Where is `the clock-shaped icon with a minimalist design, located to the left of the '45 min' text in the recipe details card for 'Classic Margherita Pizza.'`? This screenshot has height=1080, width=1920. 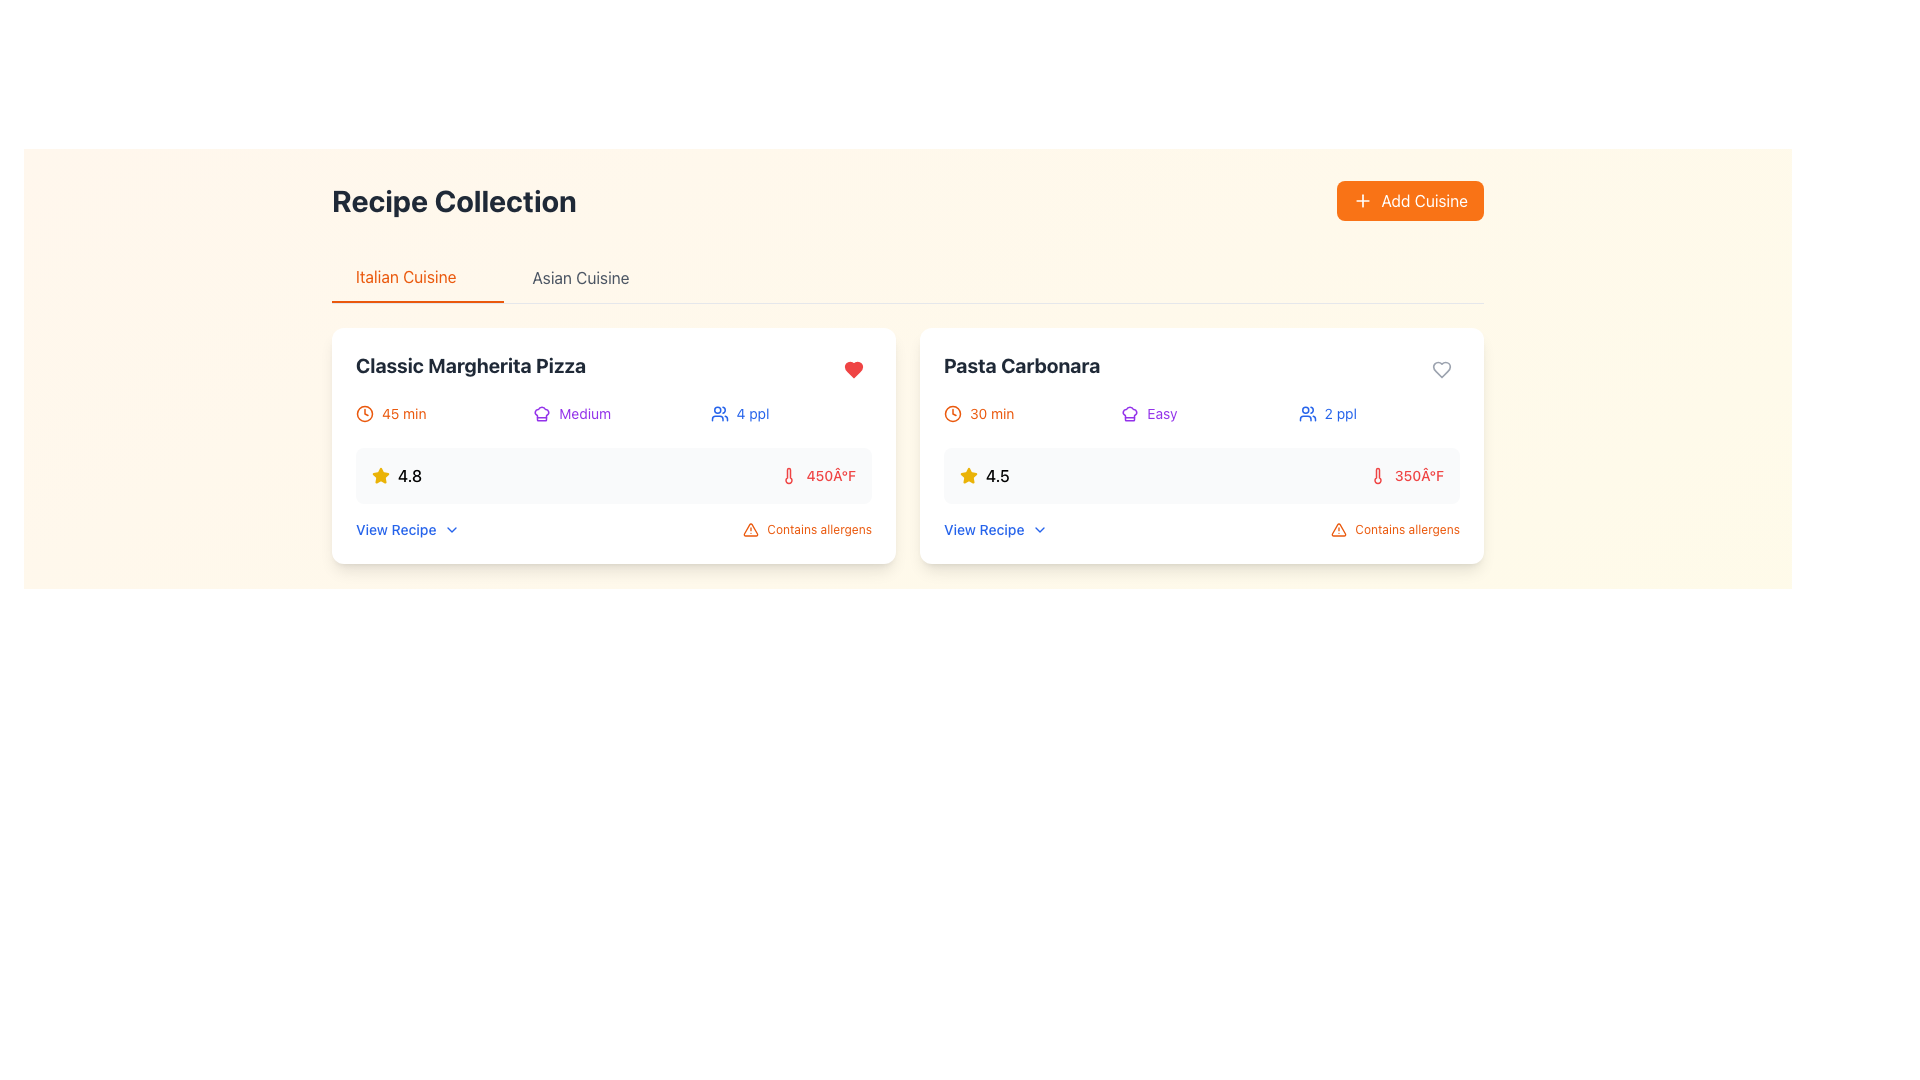
the clock-shaped icon with a minimalist design, located to the left of the '45 min' text in the recipe details card for 'Classic Margherita Pizza.' is located at coordinates (364, 412).